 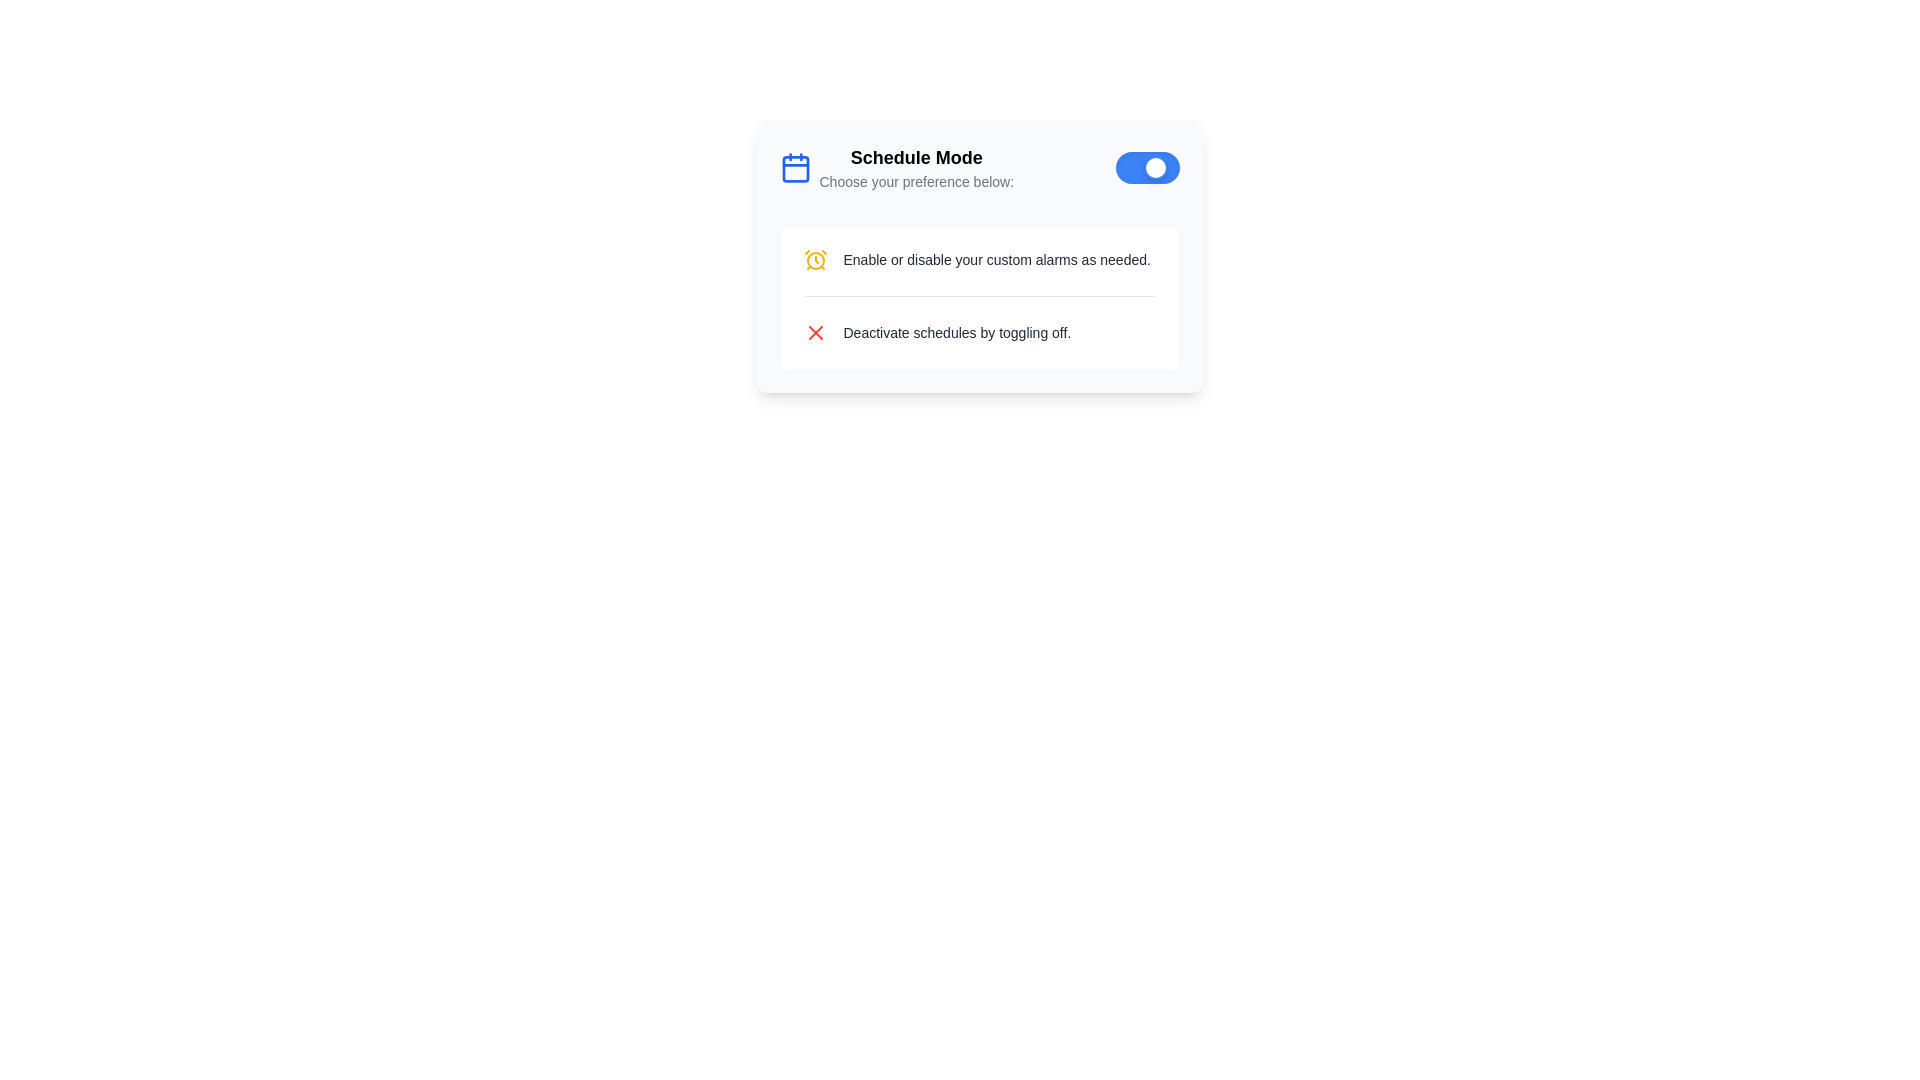 I want to click on the red 'X' icon, which is positioned to the far left of the horizontal arrangement and is part of a group with a text element reading 'Deactivate schedules by toggling off.', so click(x=815, y=331).